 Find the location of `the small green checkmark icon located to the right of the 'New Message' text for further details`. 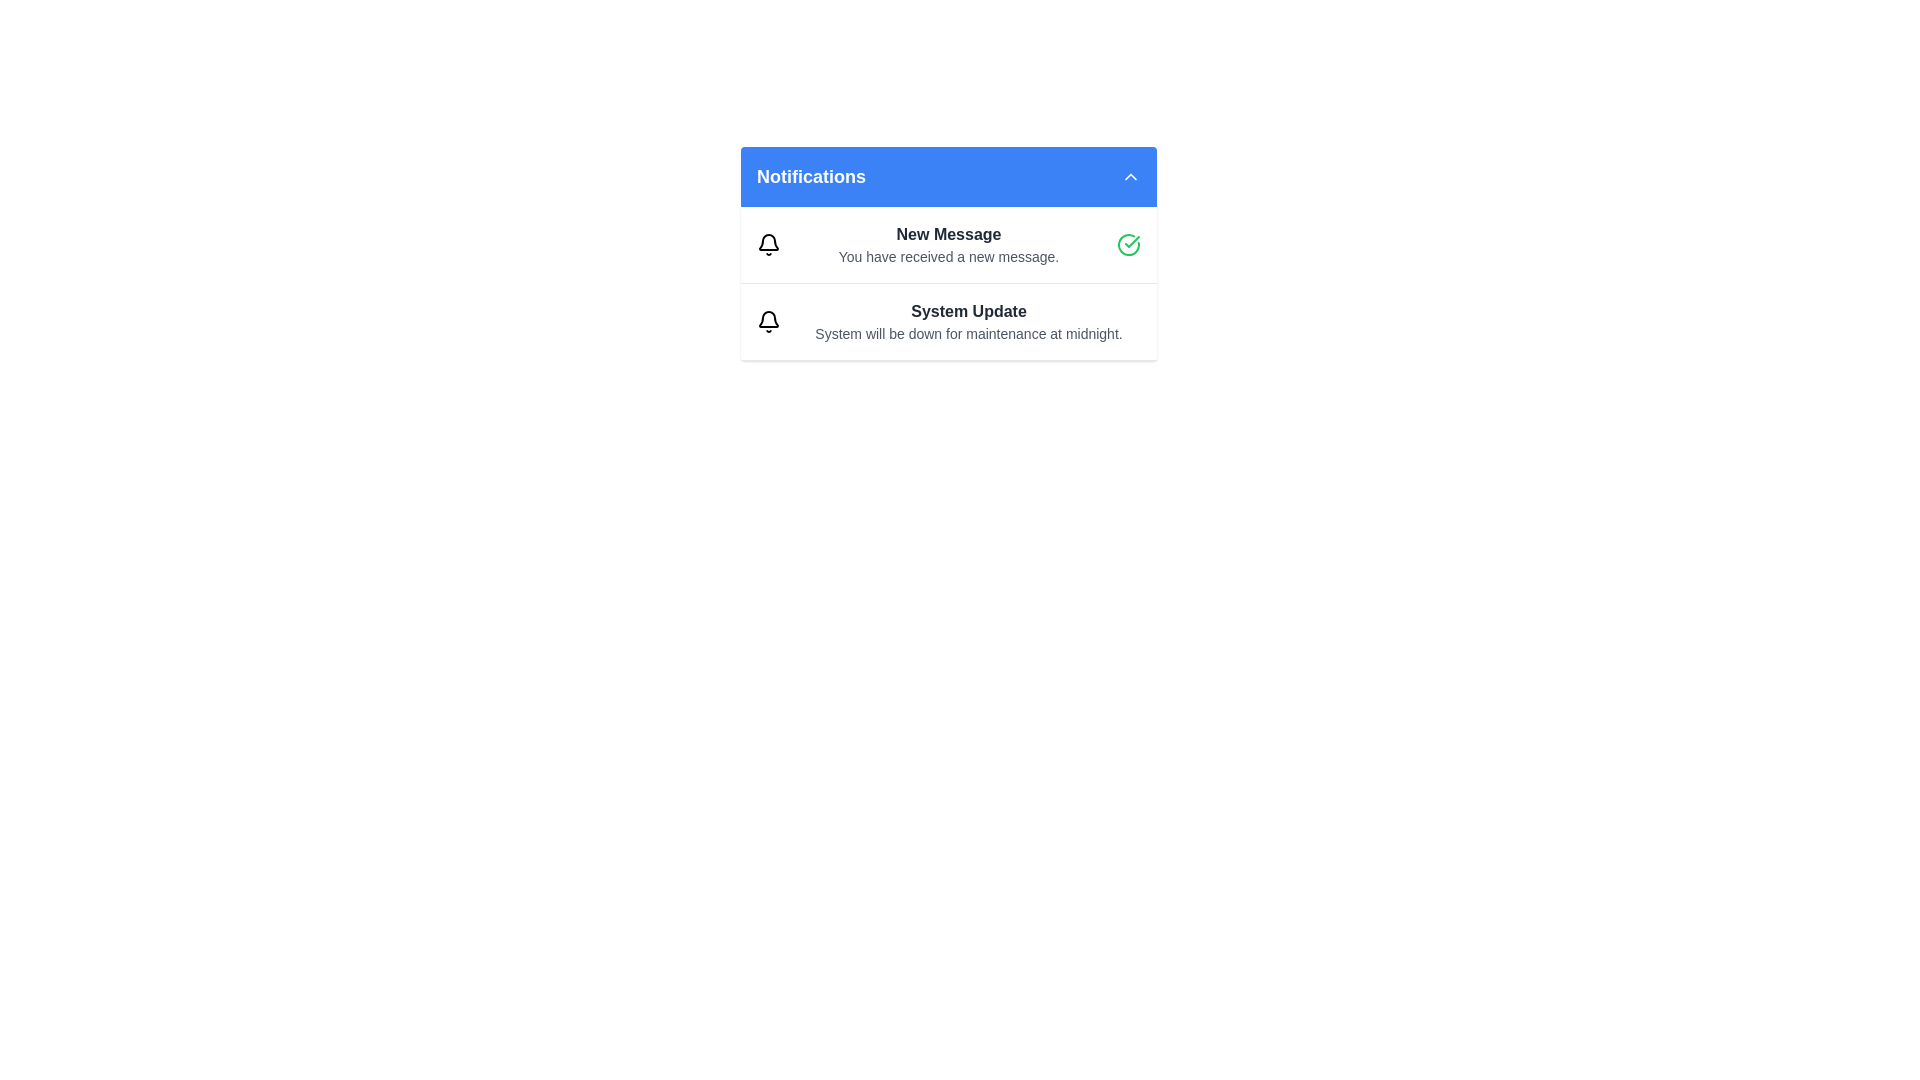

the small green checkmark icon located to the right of the 'New Message' text for further details is located at coordinates (1132, 241).